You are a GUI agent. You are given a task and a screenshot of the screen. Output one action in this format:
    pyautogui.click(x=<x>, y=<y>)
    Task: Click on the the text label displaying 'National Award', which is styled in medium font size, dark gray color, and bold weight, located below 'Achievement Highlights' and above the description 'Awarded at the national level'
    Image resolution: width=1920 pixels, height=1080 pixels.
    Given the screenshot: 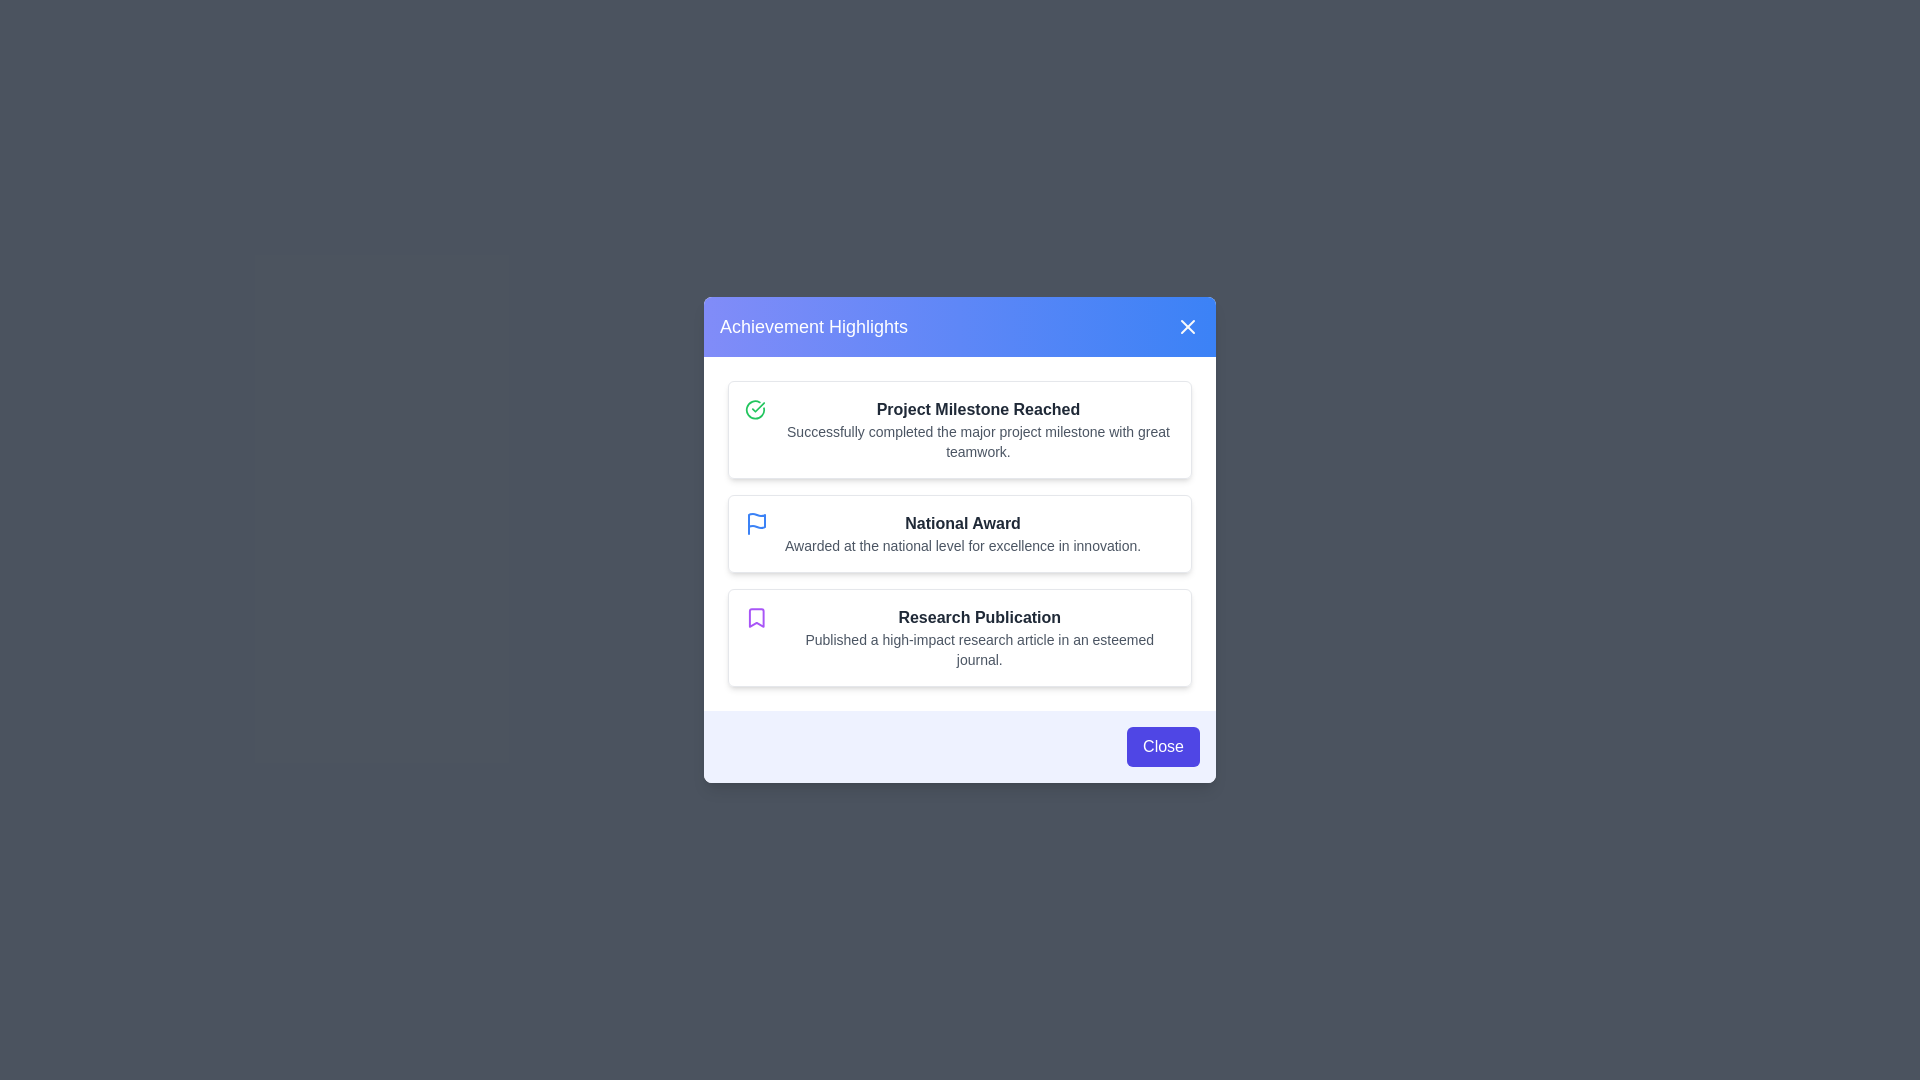 What is the action you would take?
    pyautogui.click(x=963, y=523)
    